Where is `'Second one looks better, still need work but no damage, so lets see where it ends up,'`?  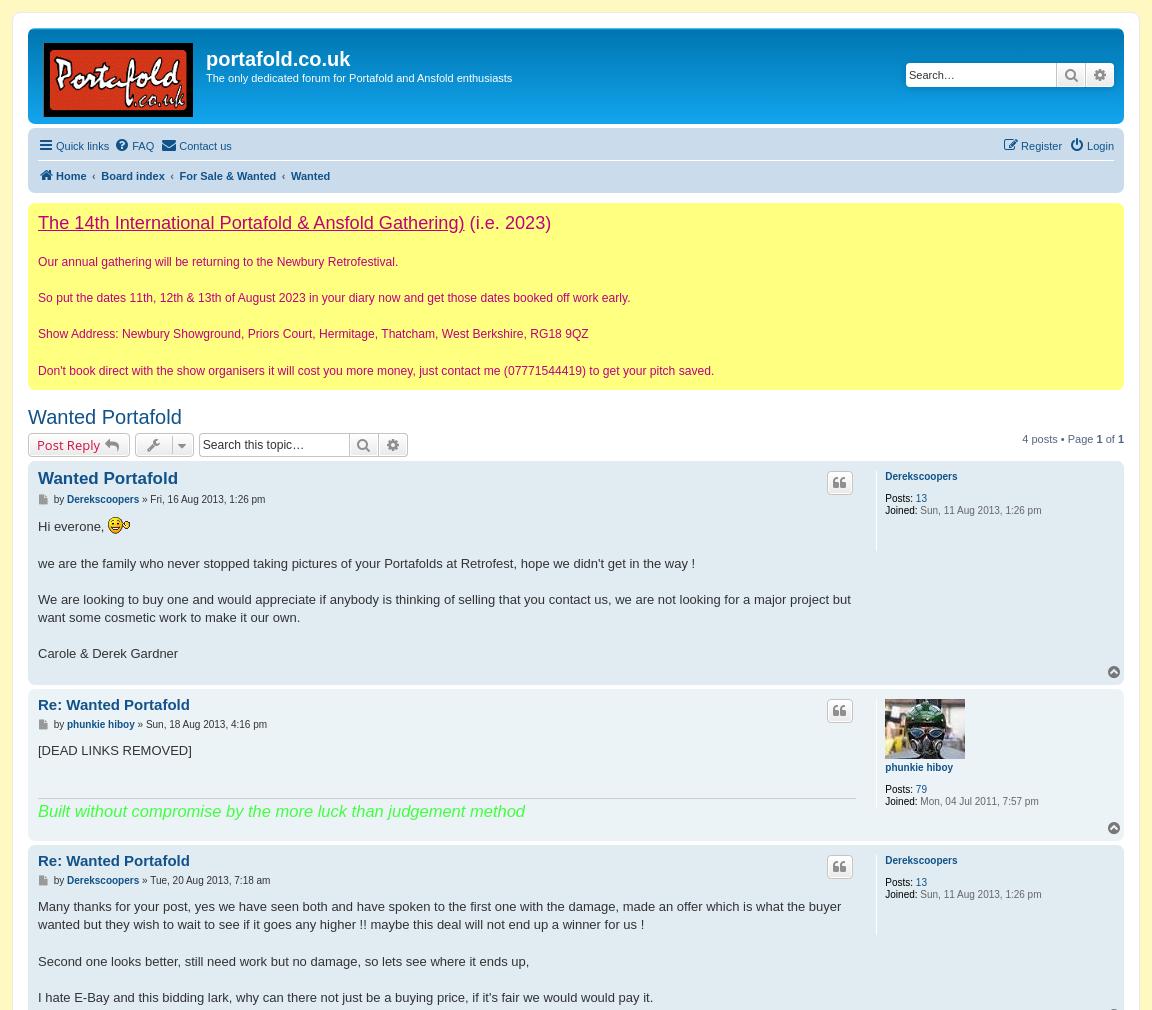
'Second one looks better, still need work but no damage, so lets see where it ends up,' is located at coordinates (283, 960).